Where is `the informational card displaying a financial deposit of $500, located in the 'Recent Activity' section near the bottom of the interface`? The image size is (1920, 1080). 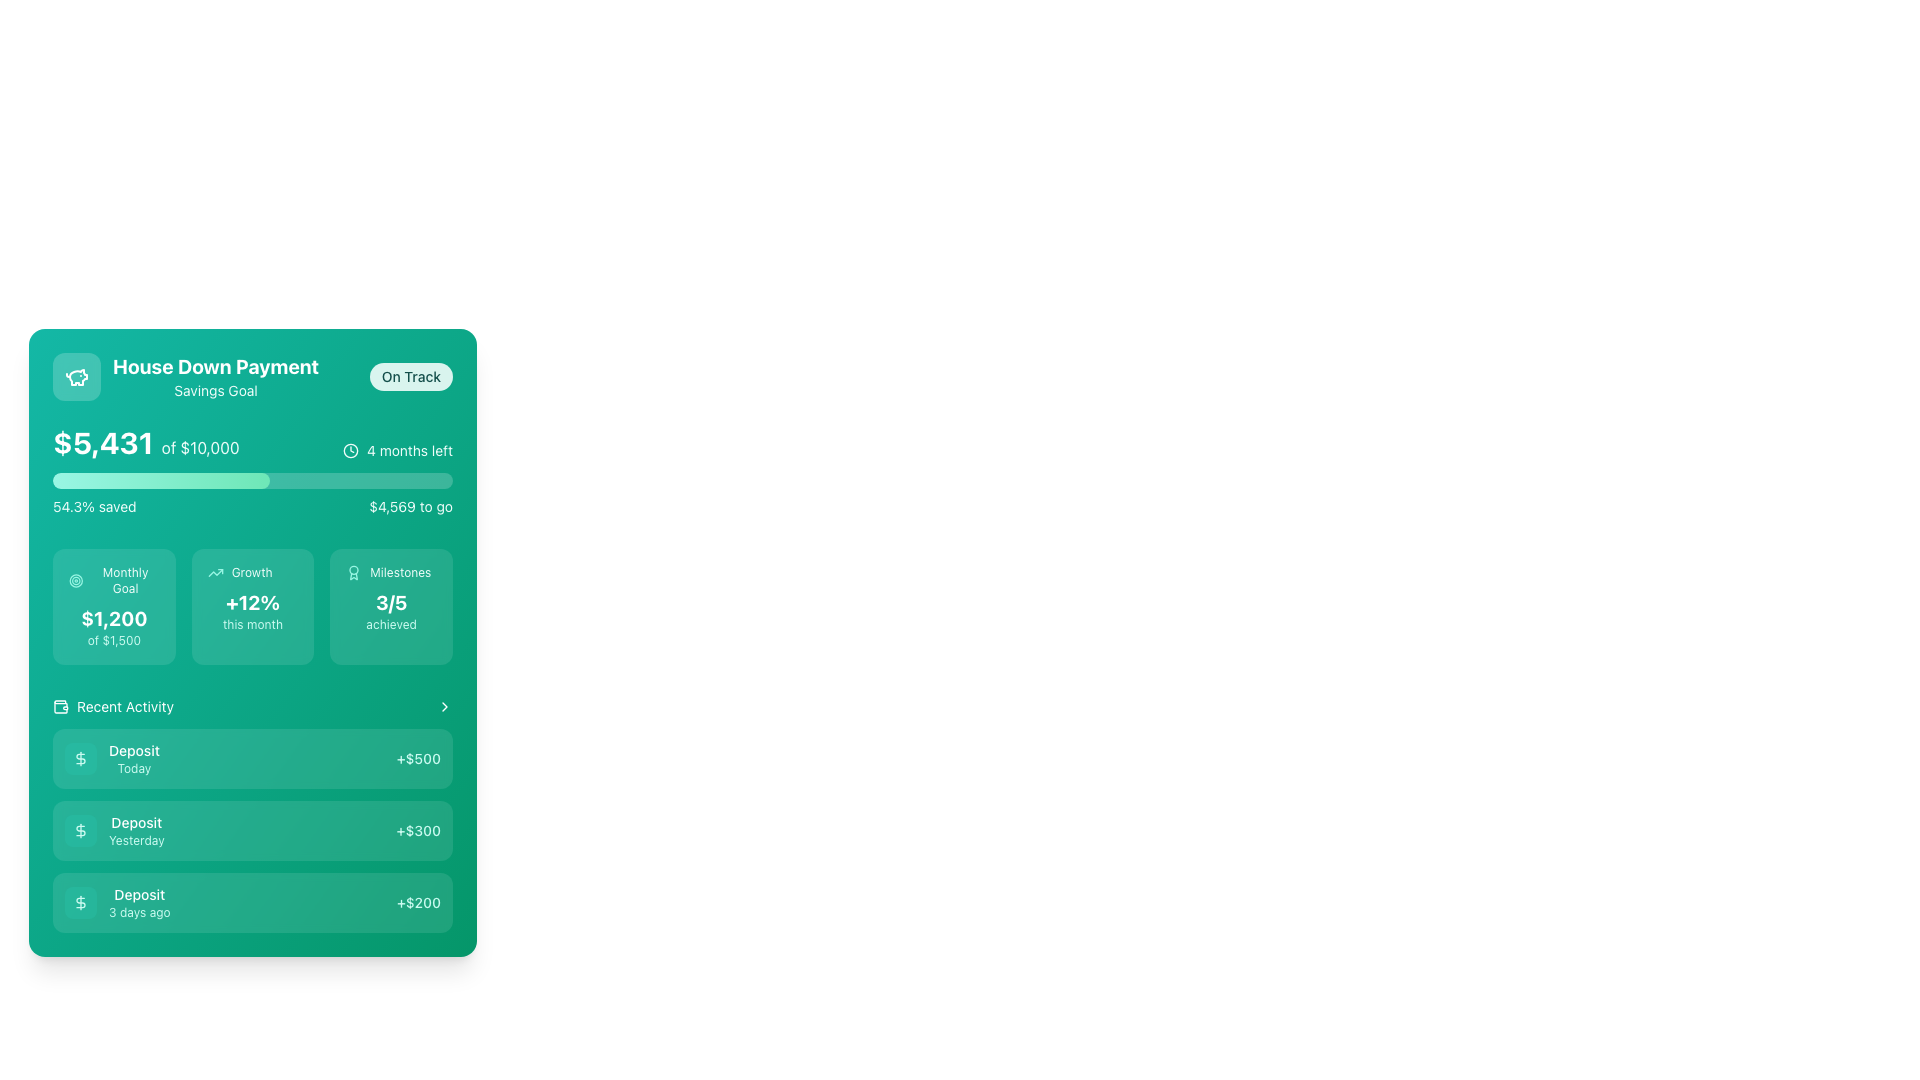
the informational card displaying a financial deposit of $500, located in the 'Recent Activity' section near the bottom of the interface is located at coordinates (252, 759).